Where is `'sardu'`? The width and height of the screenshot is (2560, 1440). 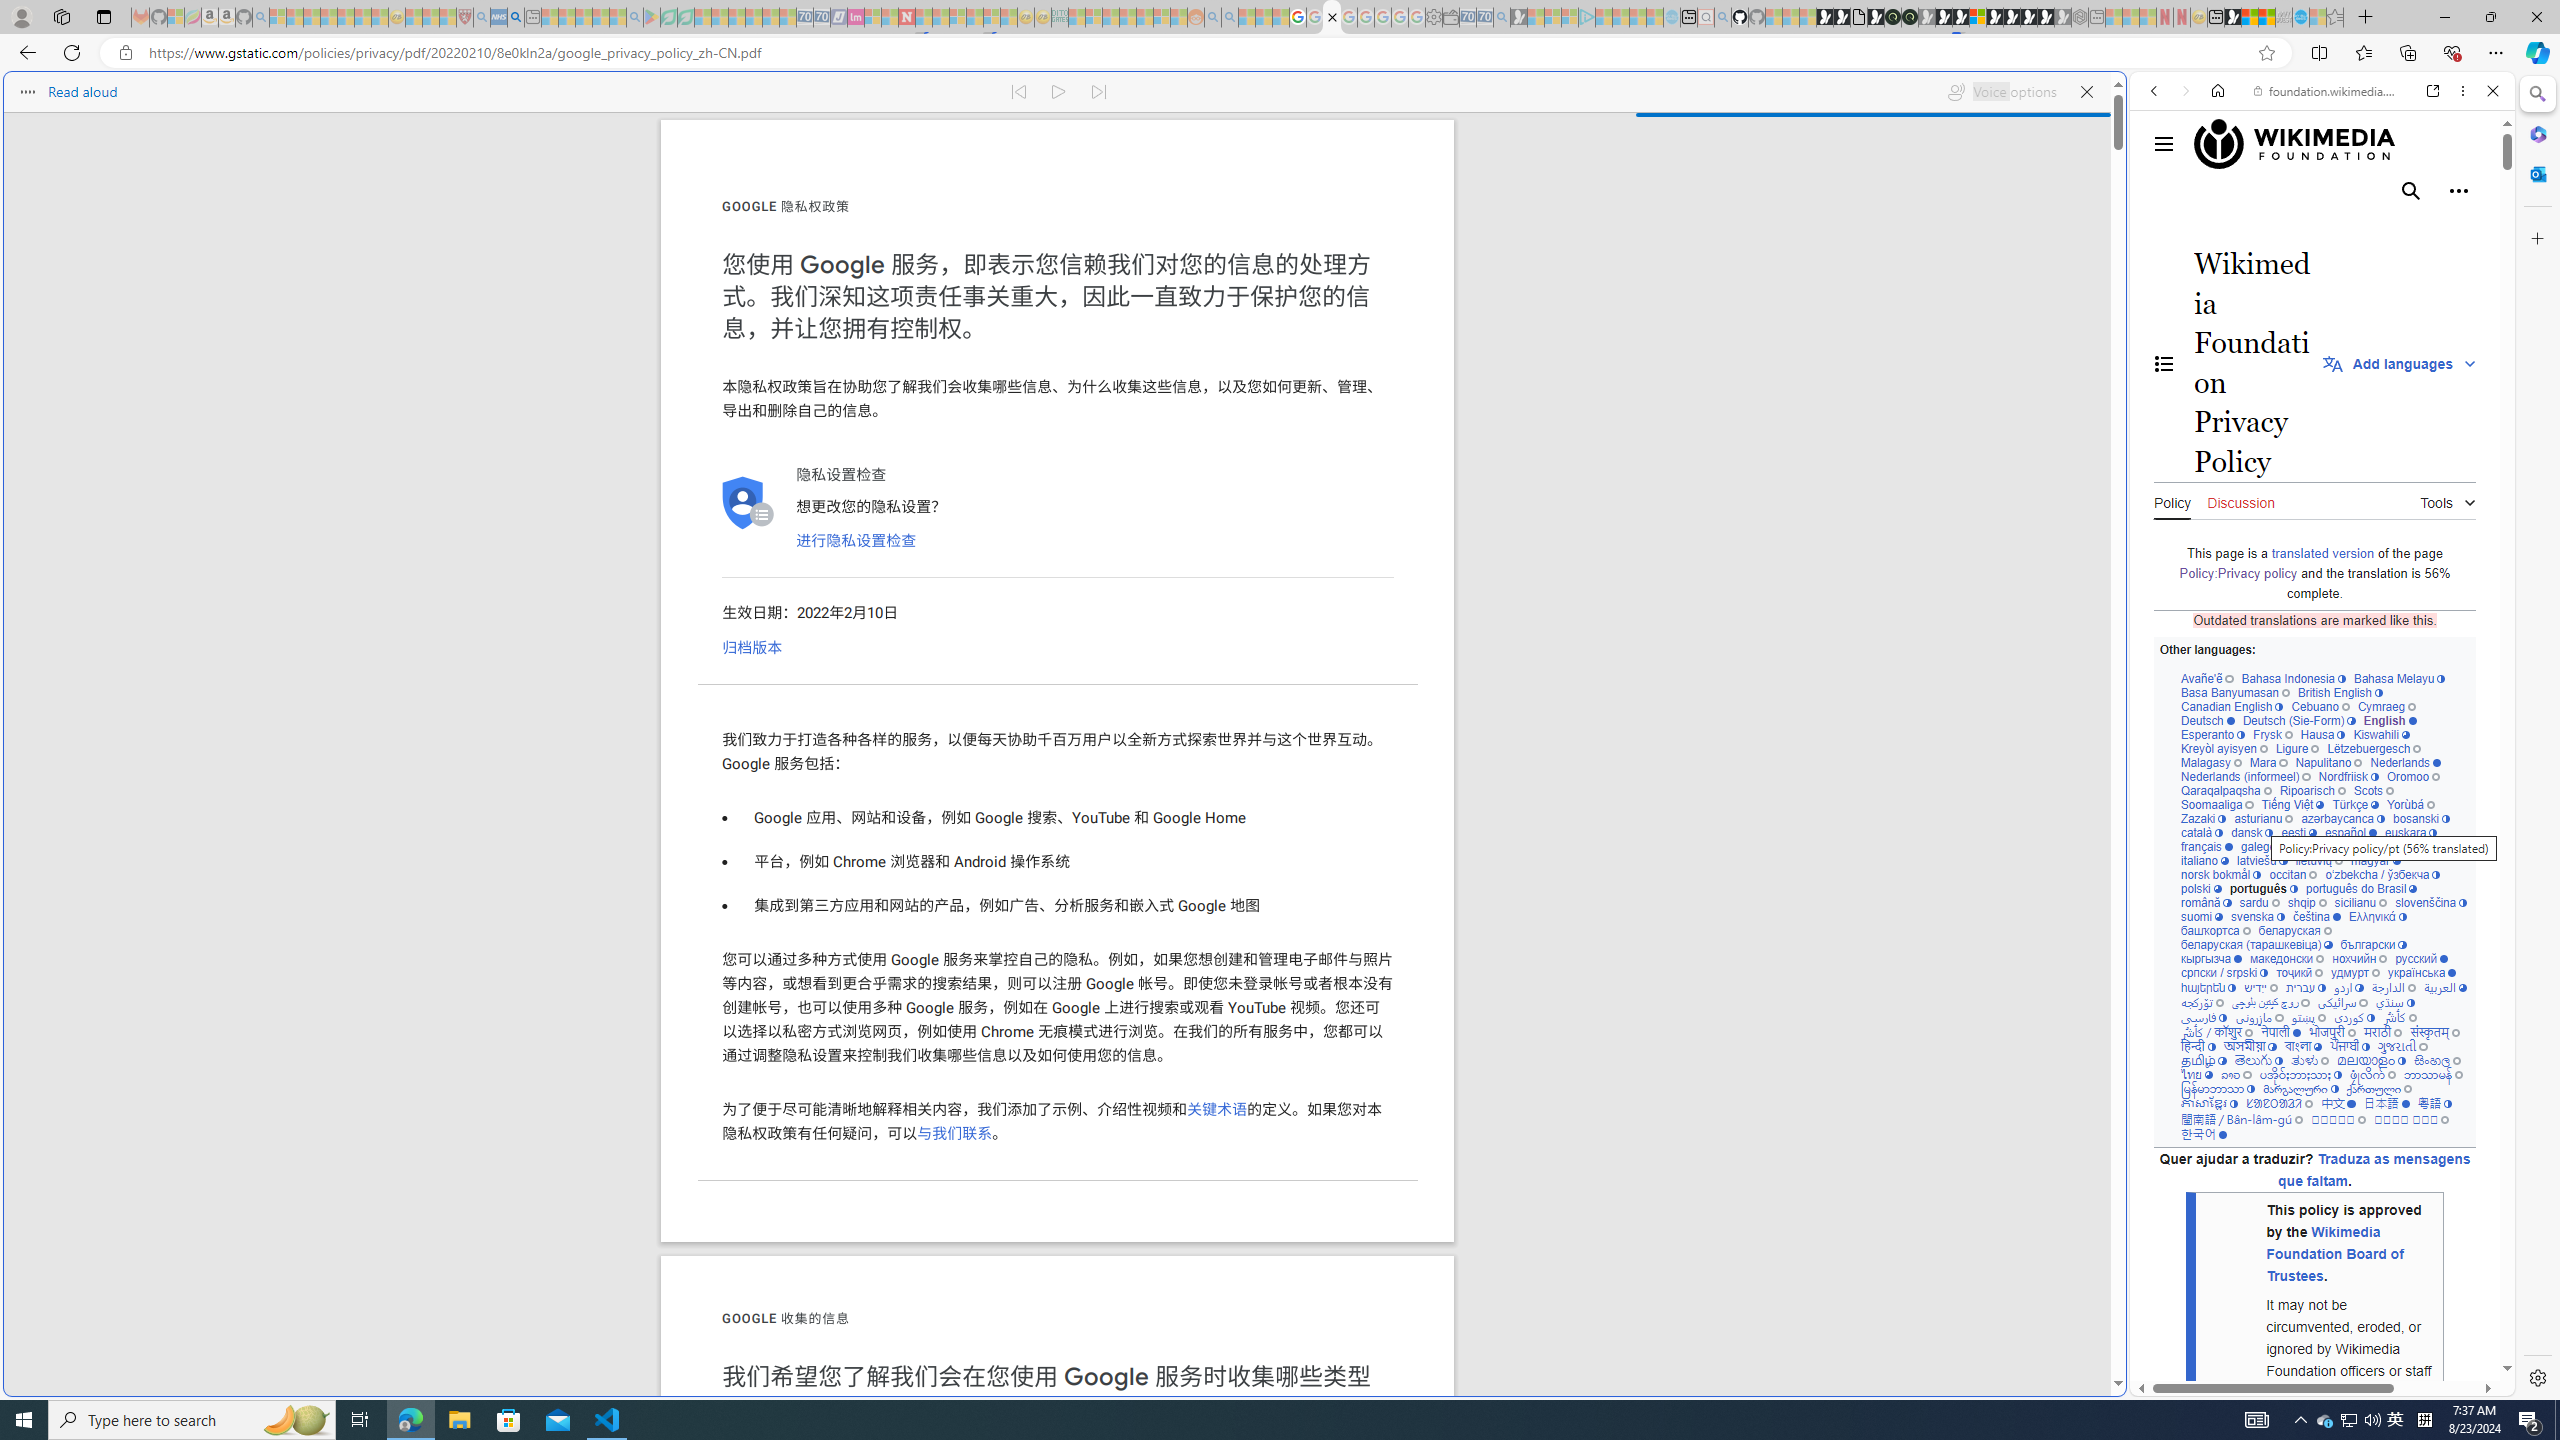
'sardu' is located at coordinates (2259, 901).